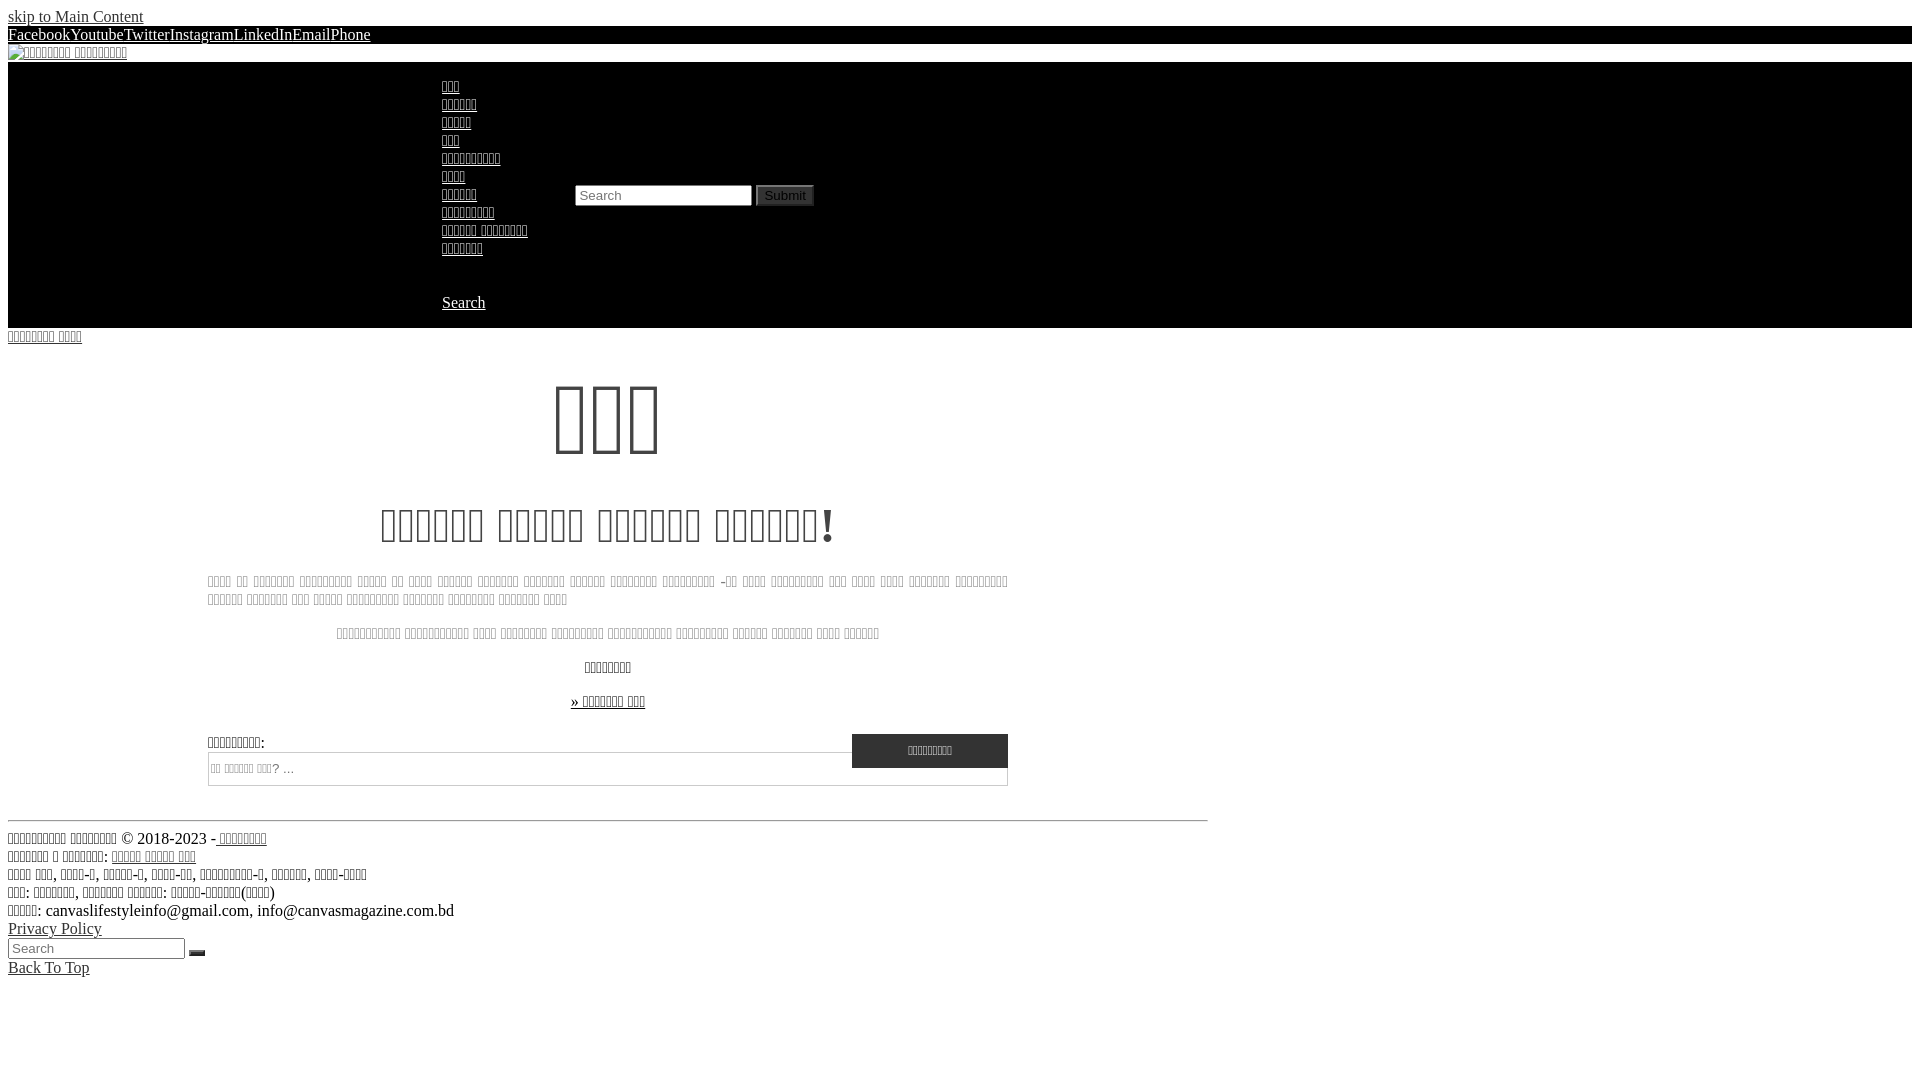 Image resolution: width=1920 pixels, height=1080 pixels. What do you see at coordinates (291, 34) in the screenshot?
I see `'Email'` at bounding box center [291, 34].